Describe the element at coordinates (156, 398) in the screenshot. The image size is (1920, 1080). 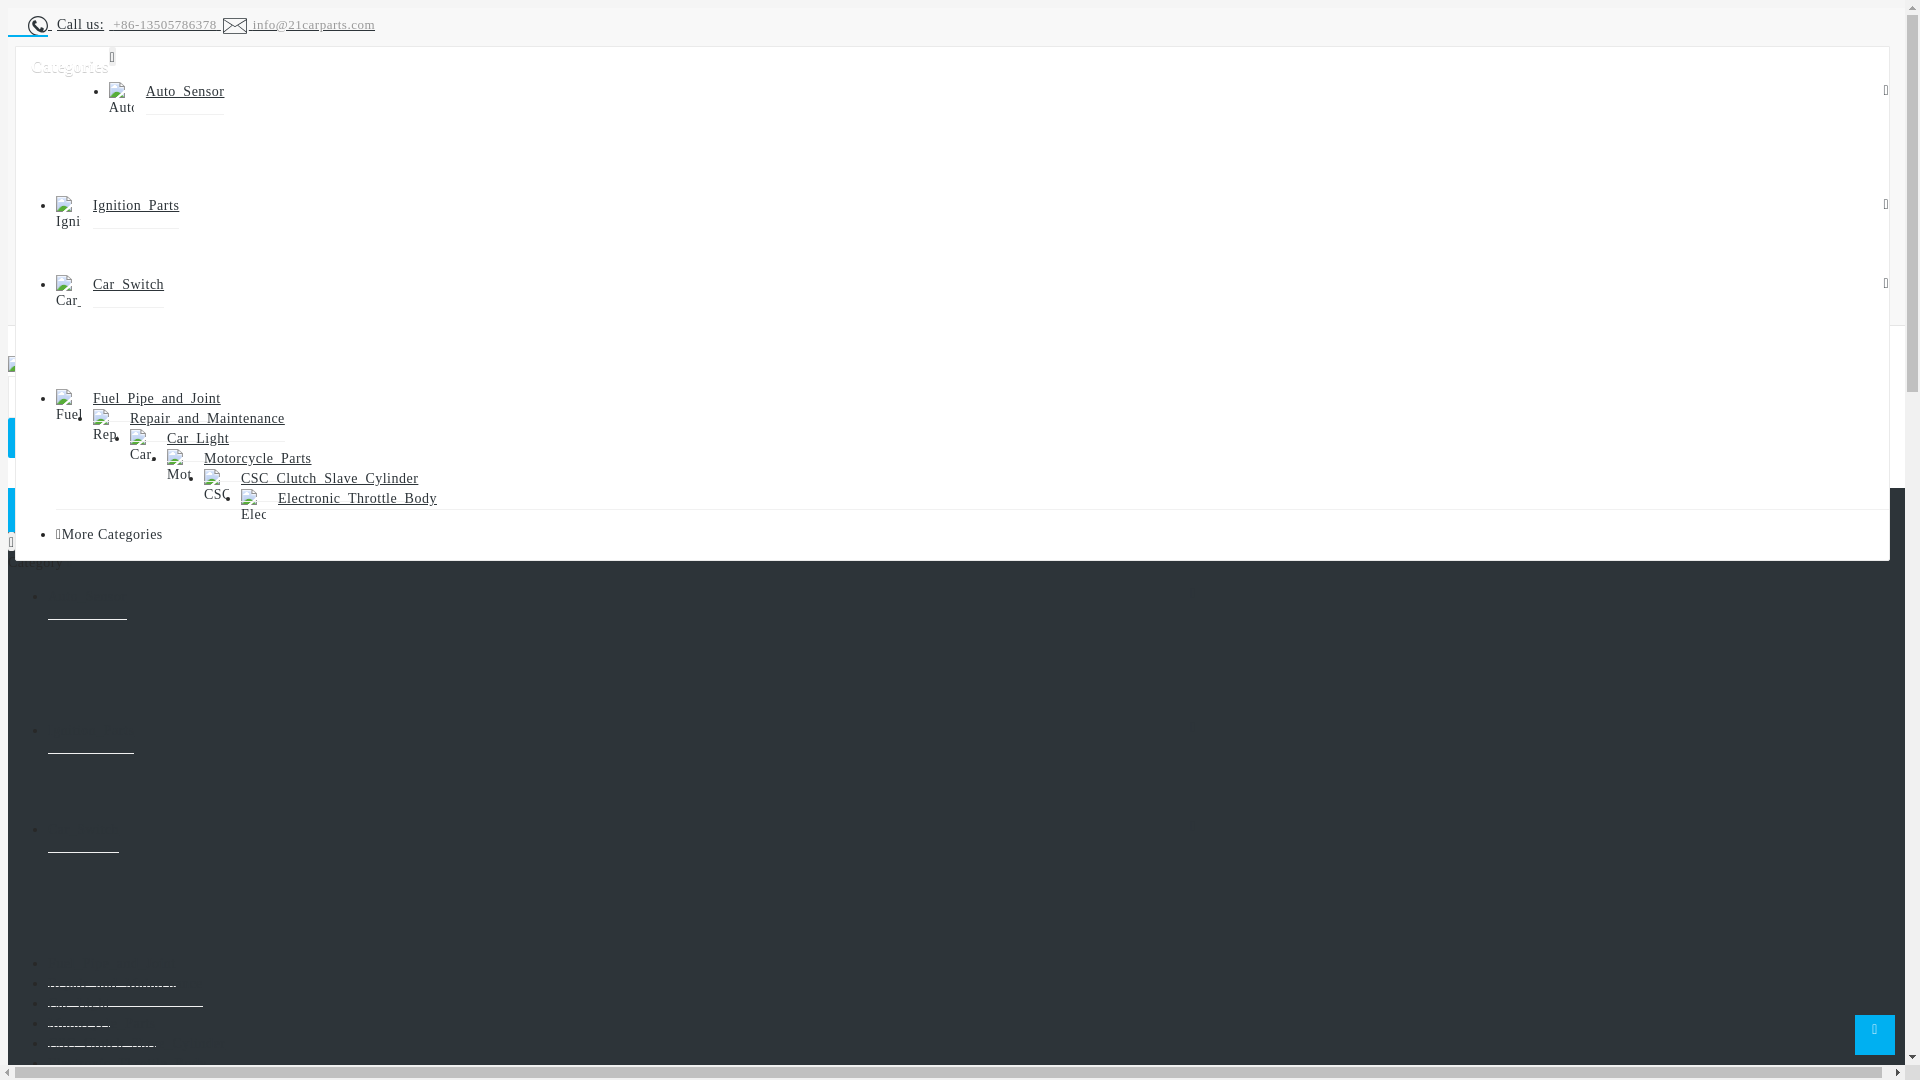
I see `'Fuel_Pipe_And_Joint'` at that location.